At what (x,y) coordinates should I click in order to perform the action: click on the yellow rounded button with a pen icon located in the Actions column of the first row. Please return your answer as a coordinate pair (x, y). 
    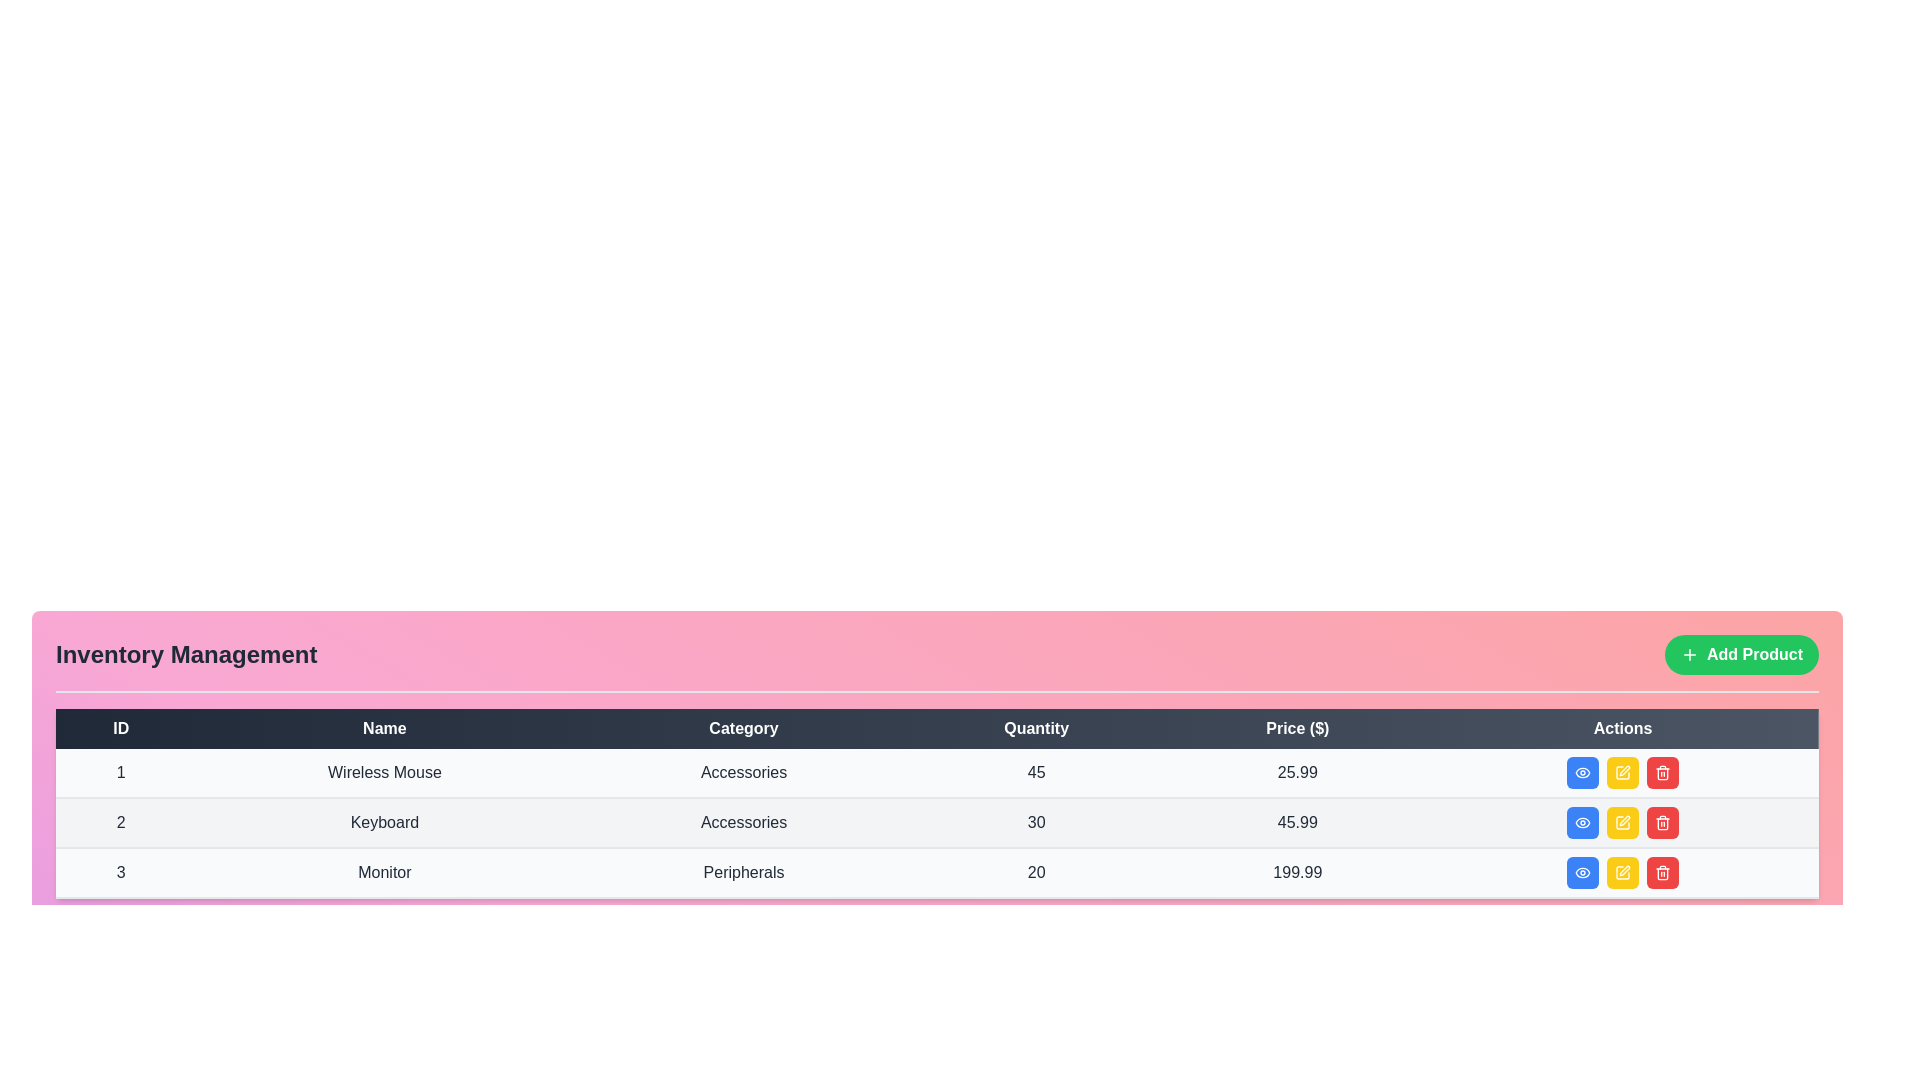
    Looking at the image, I should click on (1623, 771).